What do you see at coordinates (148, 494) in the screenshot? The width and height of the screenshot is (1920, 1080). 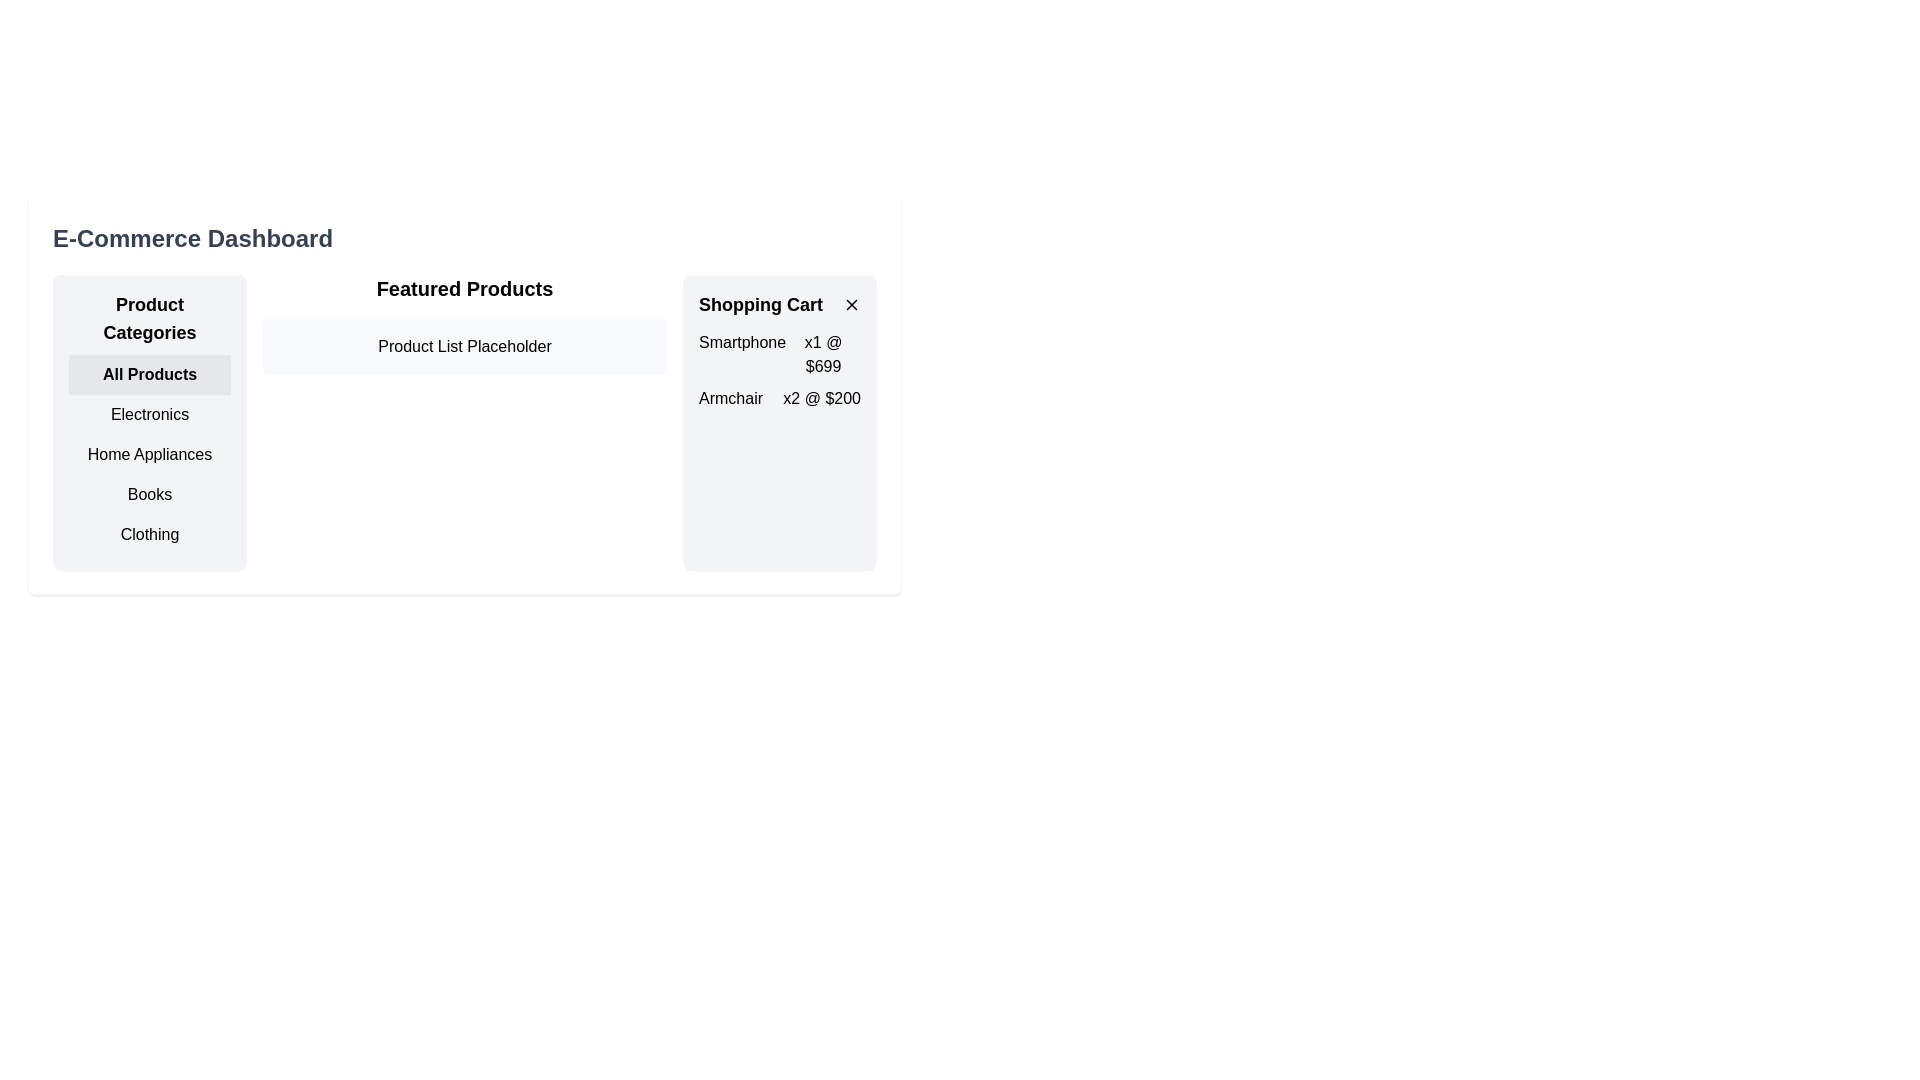 I see `the 'Books' category selector button in the e-commerce dashboard` at bounding box center [148, 494].